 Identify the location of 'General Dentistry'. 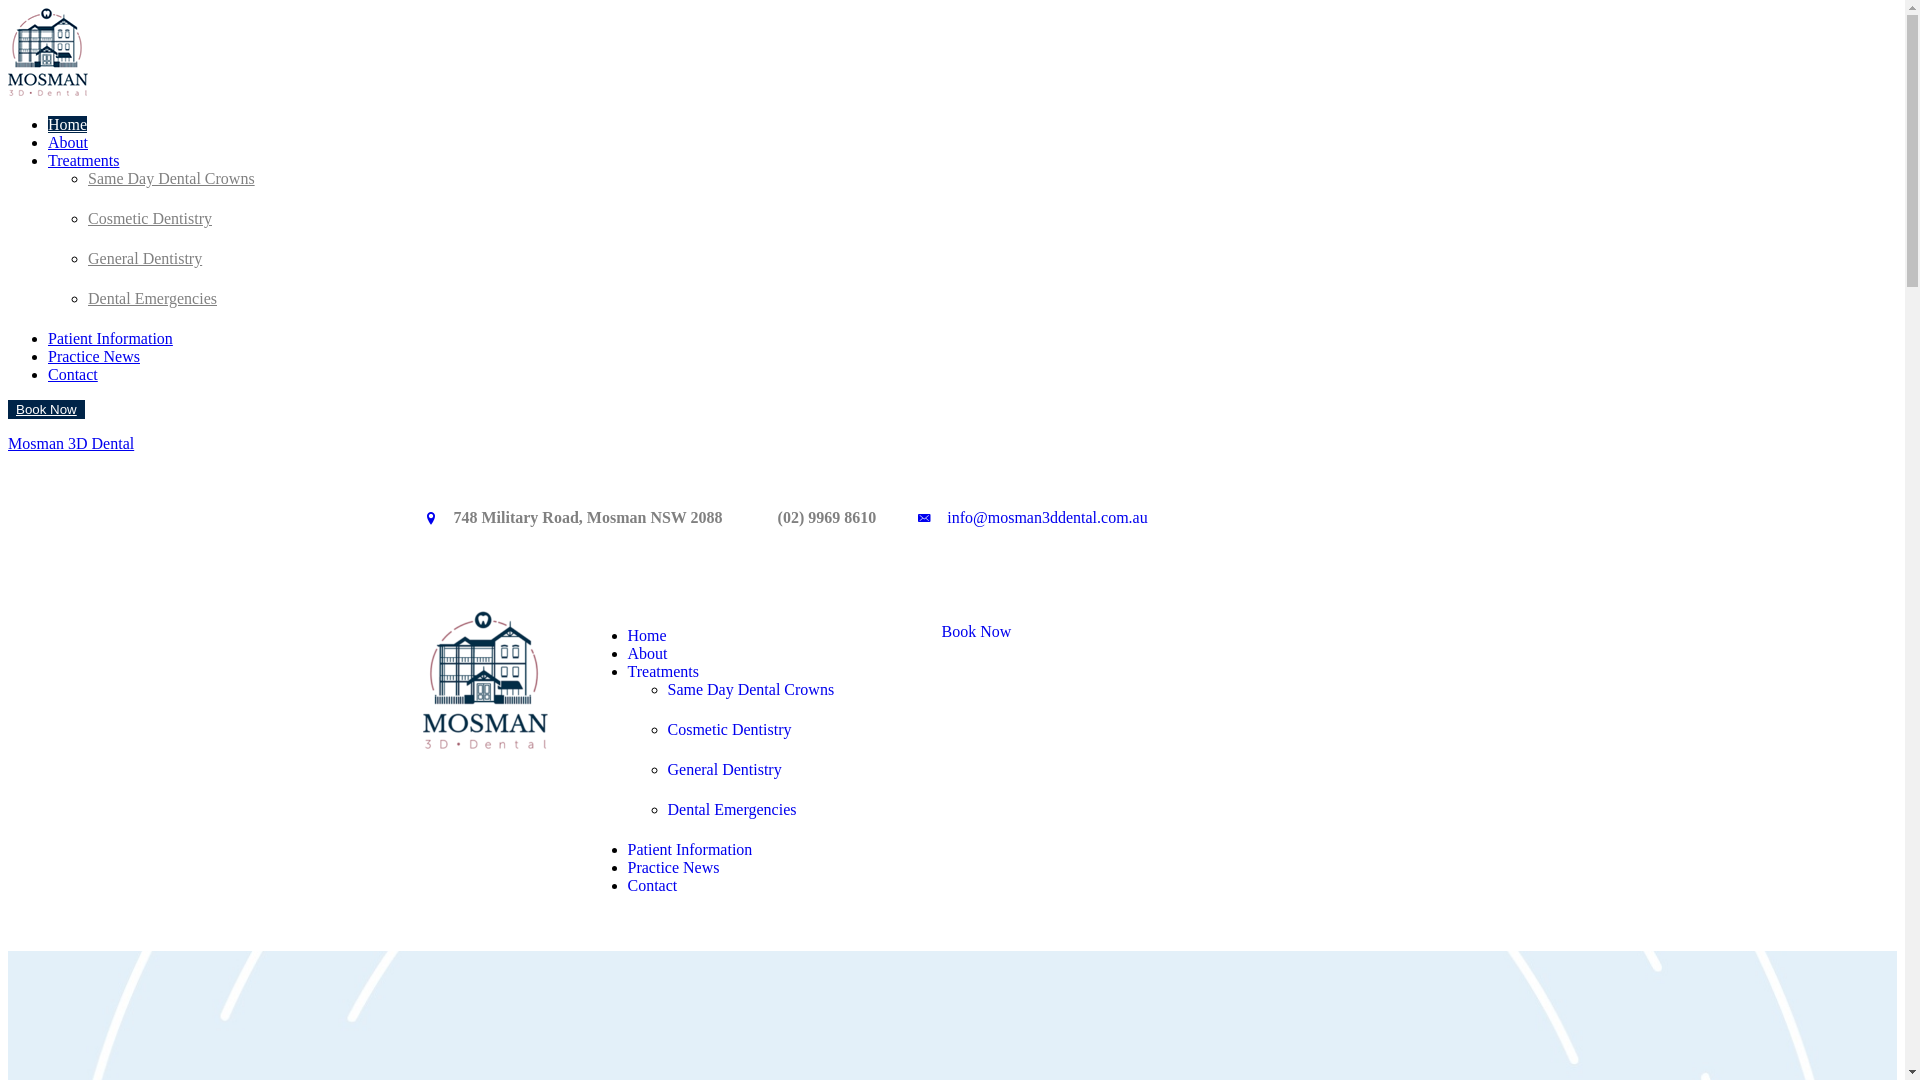
(143, 257).